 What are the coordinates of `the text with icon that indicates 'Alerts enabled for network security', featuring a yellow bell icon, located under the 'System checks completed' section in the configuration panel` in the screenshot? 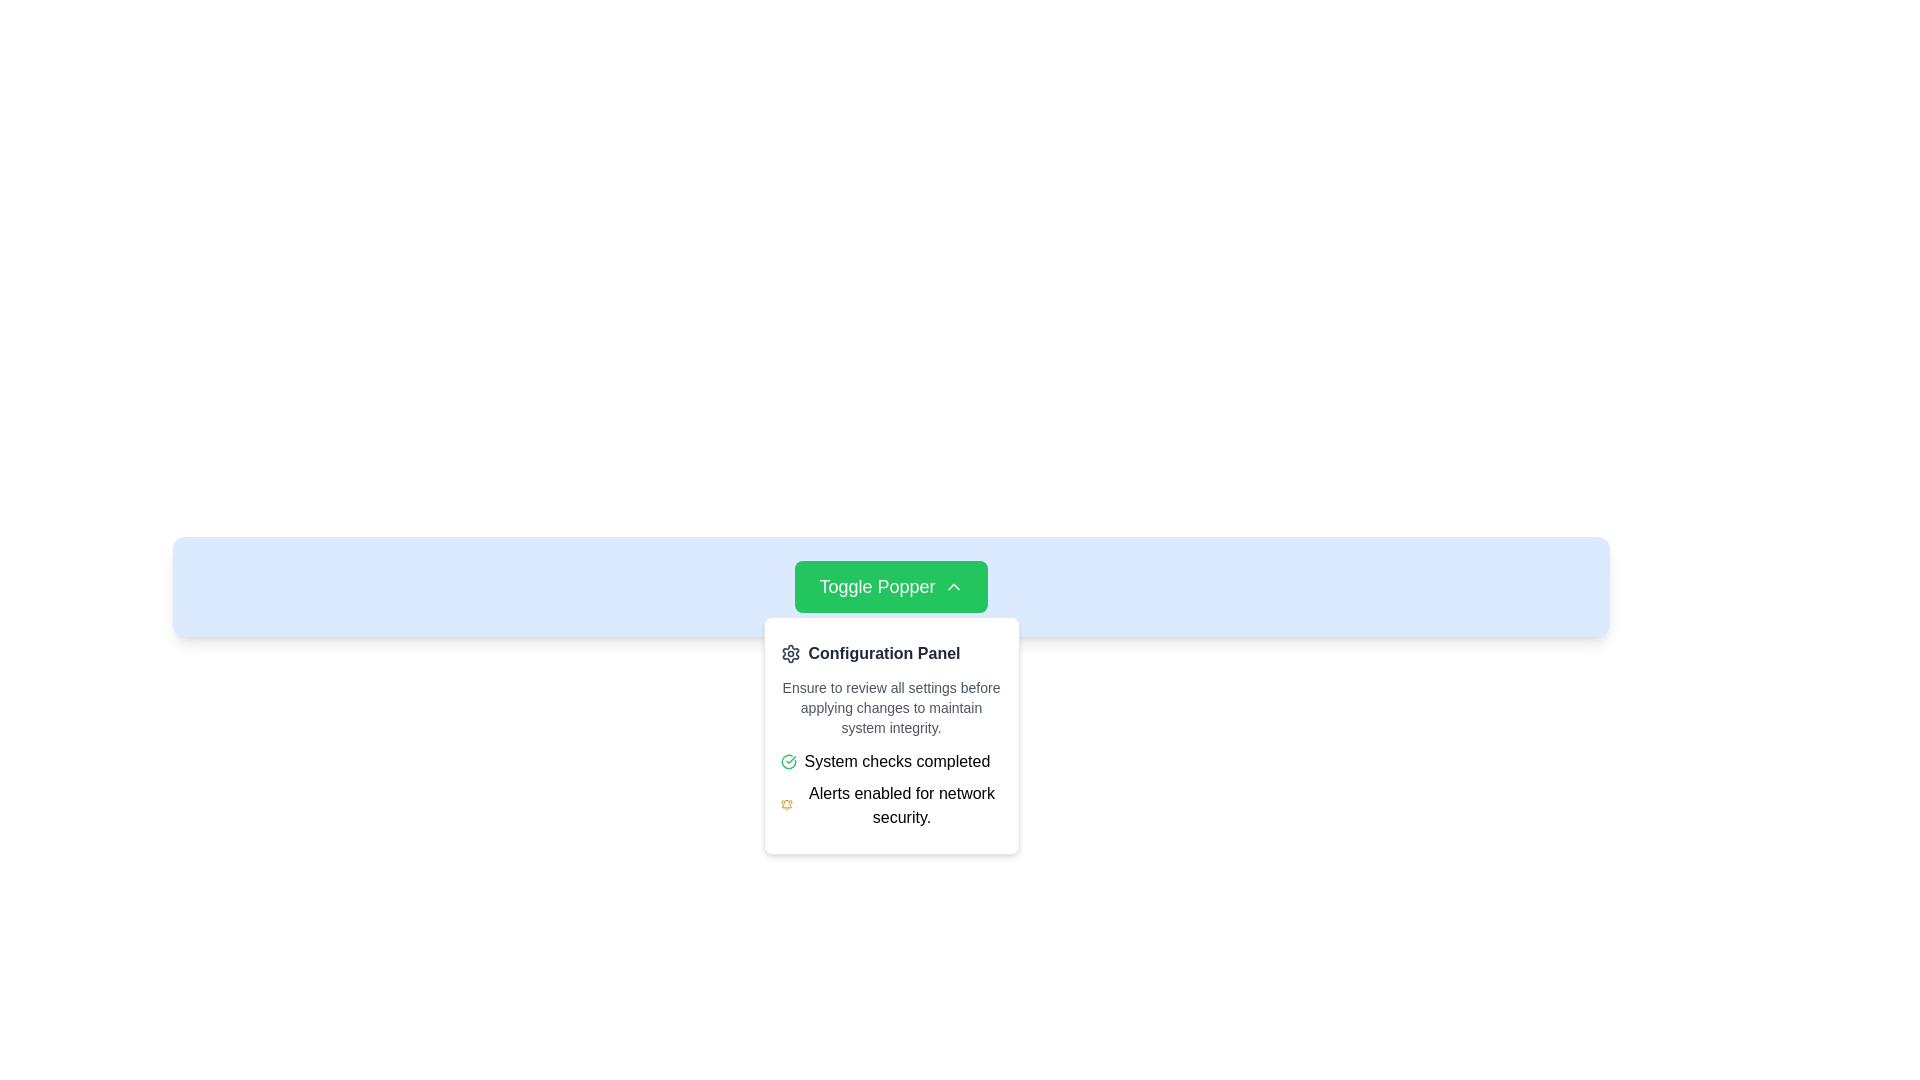 It's located at (890, 805).